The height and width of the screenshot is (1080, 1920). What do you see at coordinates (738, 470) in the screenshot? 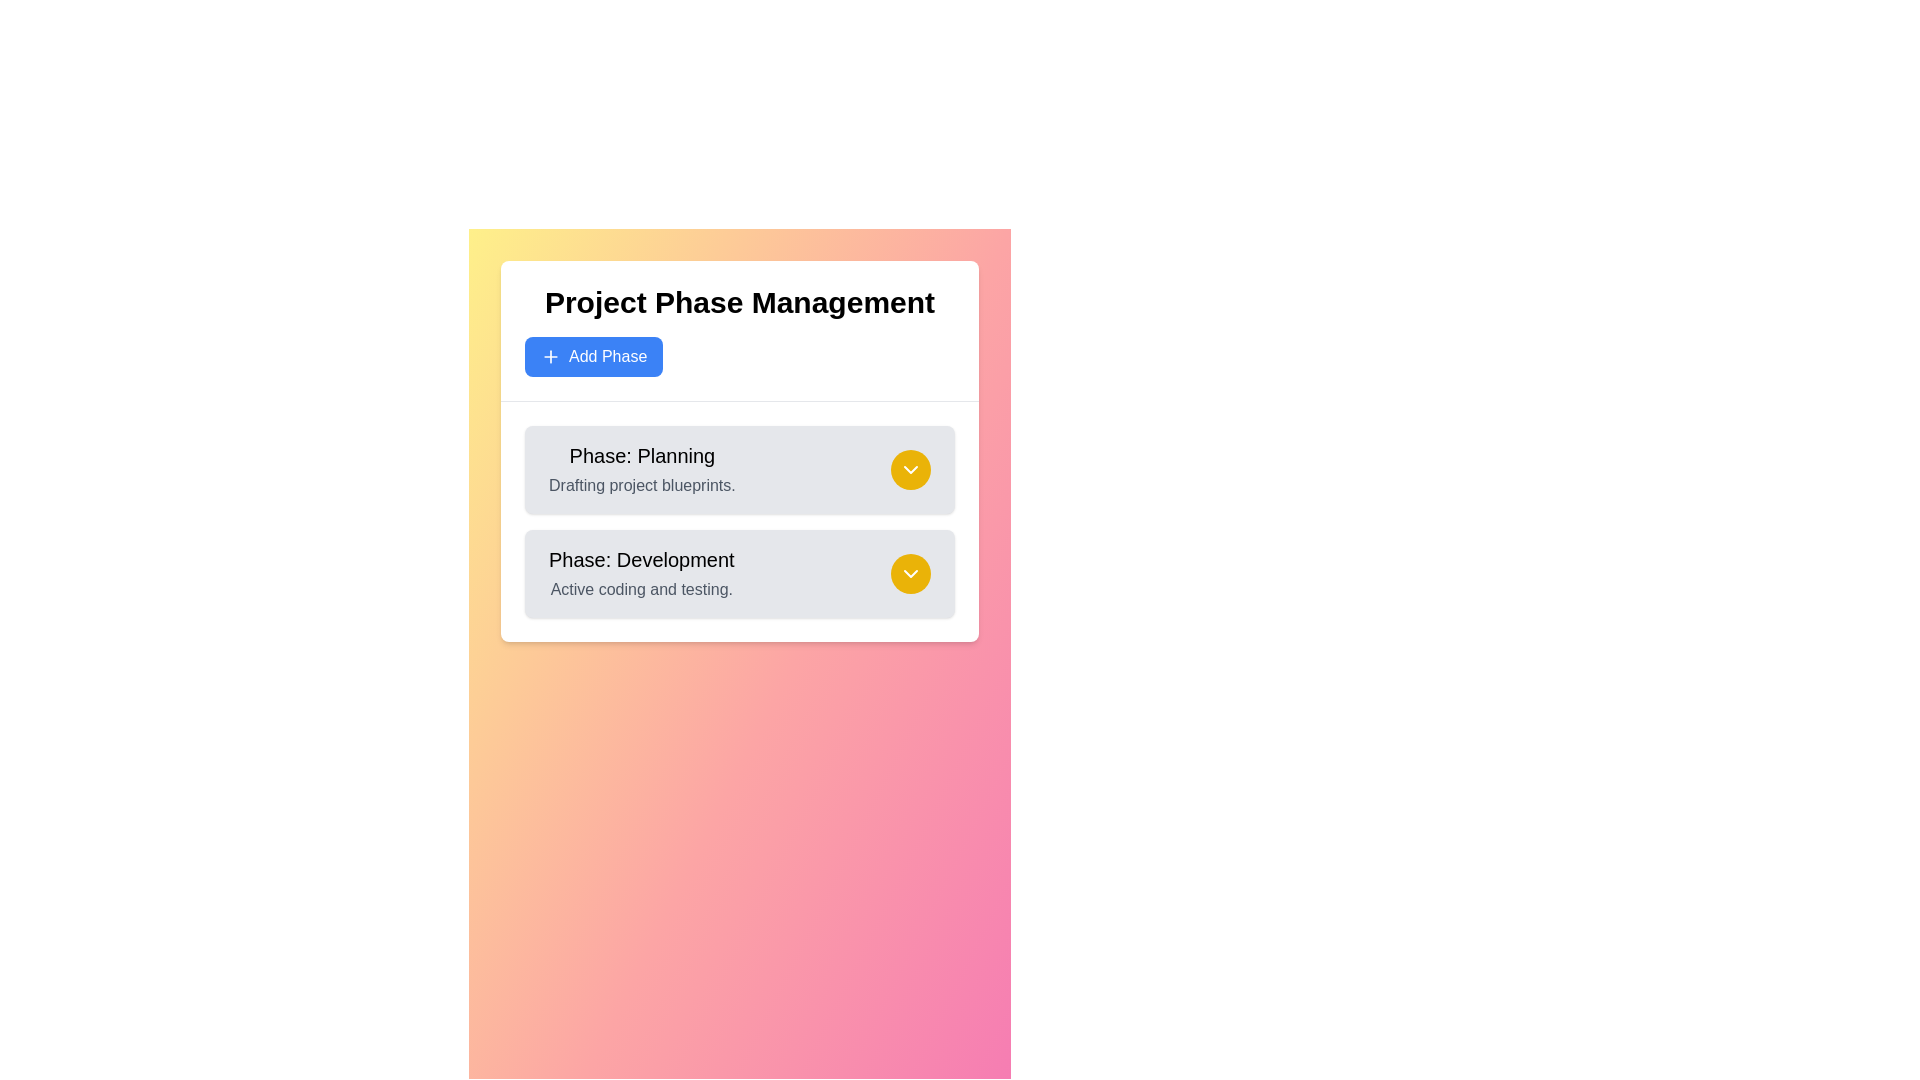
I see `the project management phase panel located near the center of the interface` at bounding box center [738, 470].